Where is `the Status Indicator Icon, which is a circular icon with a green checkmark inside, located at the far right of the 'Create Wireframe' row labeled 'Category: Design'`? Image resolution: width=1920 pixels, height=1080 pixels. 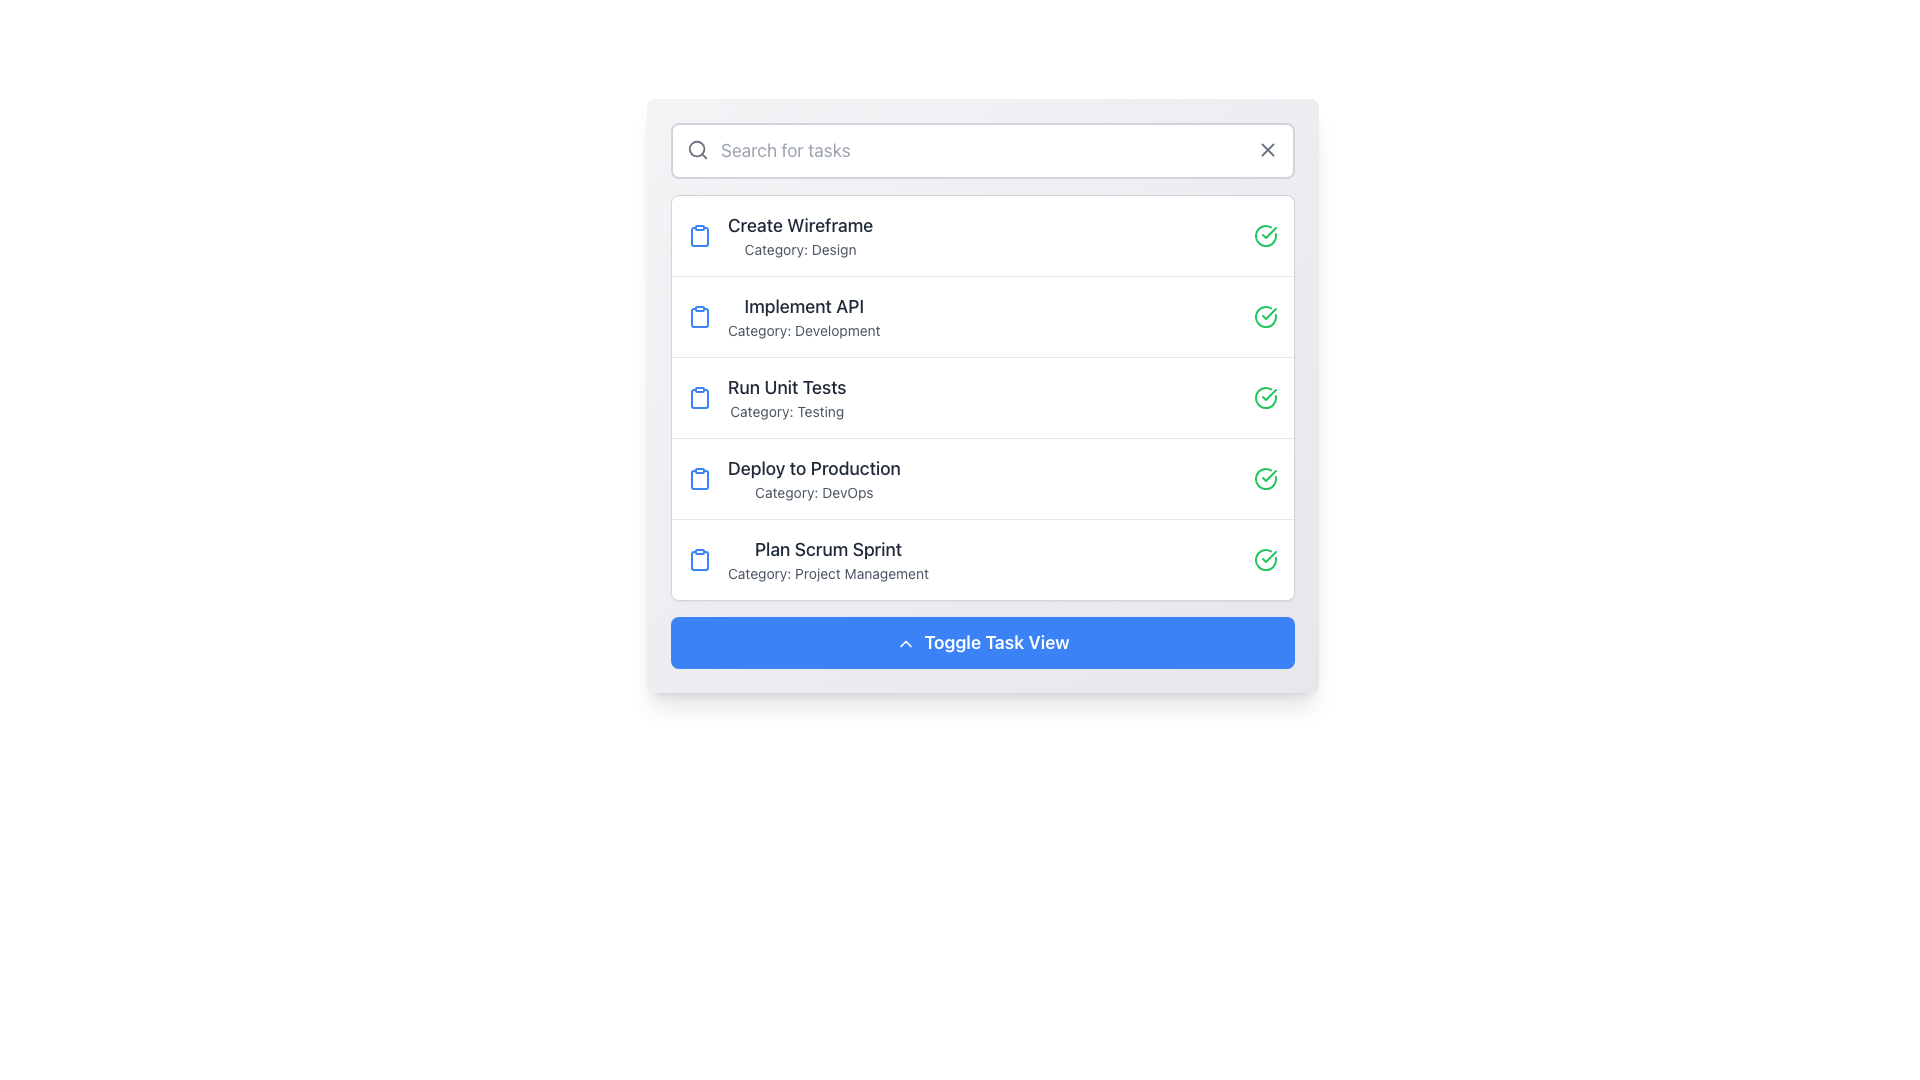 the Status Indicator Icon, which is a circular icon with a green checkmark inside, located at the far right of the 'Create Wireframe' row labeled 'Category: Design' is located at coordinates (1265, 234).